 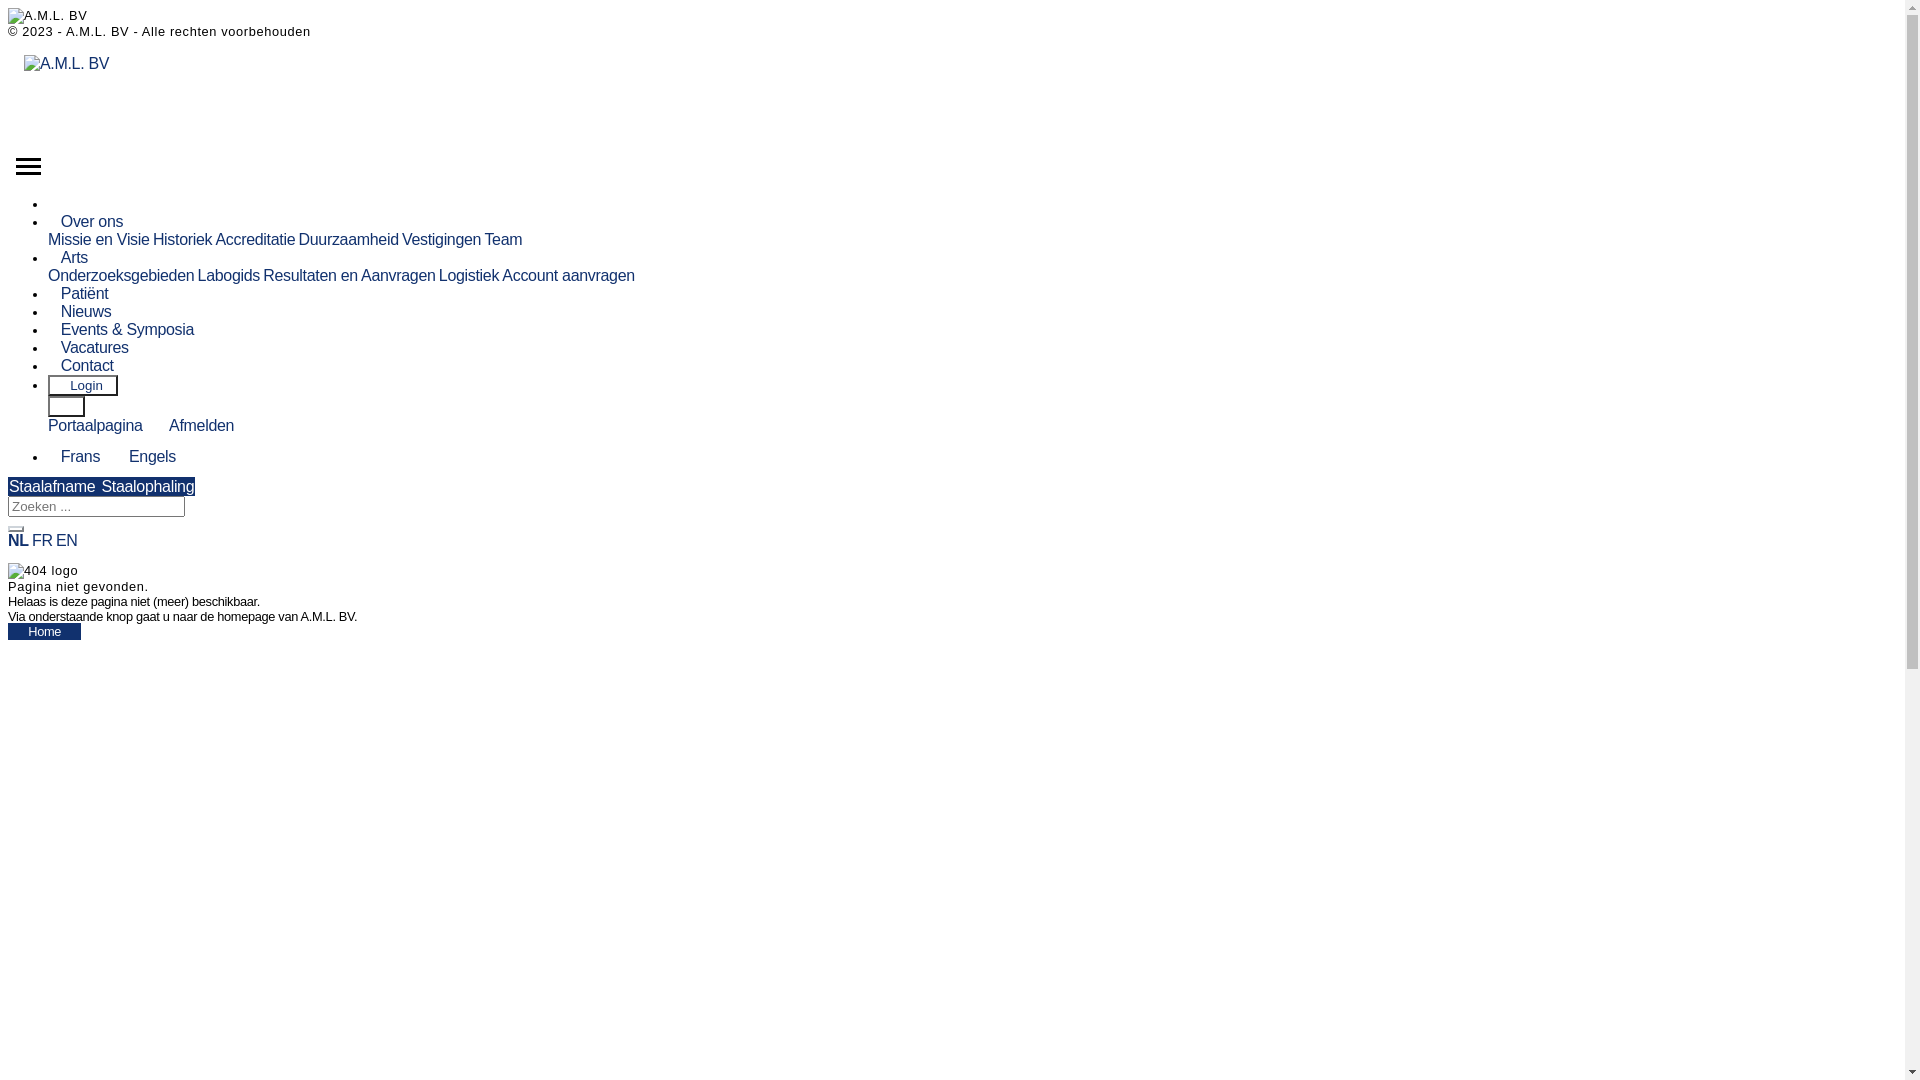 I want to click on '  Login', so click(x=81, y=385).